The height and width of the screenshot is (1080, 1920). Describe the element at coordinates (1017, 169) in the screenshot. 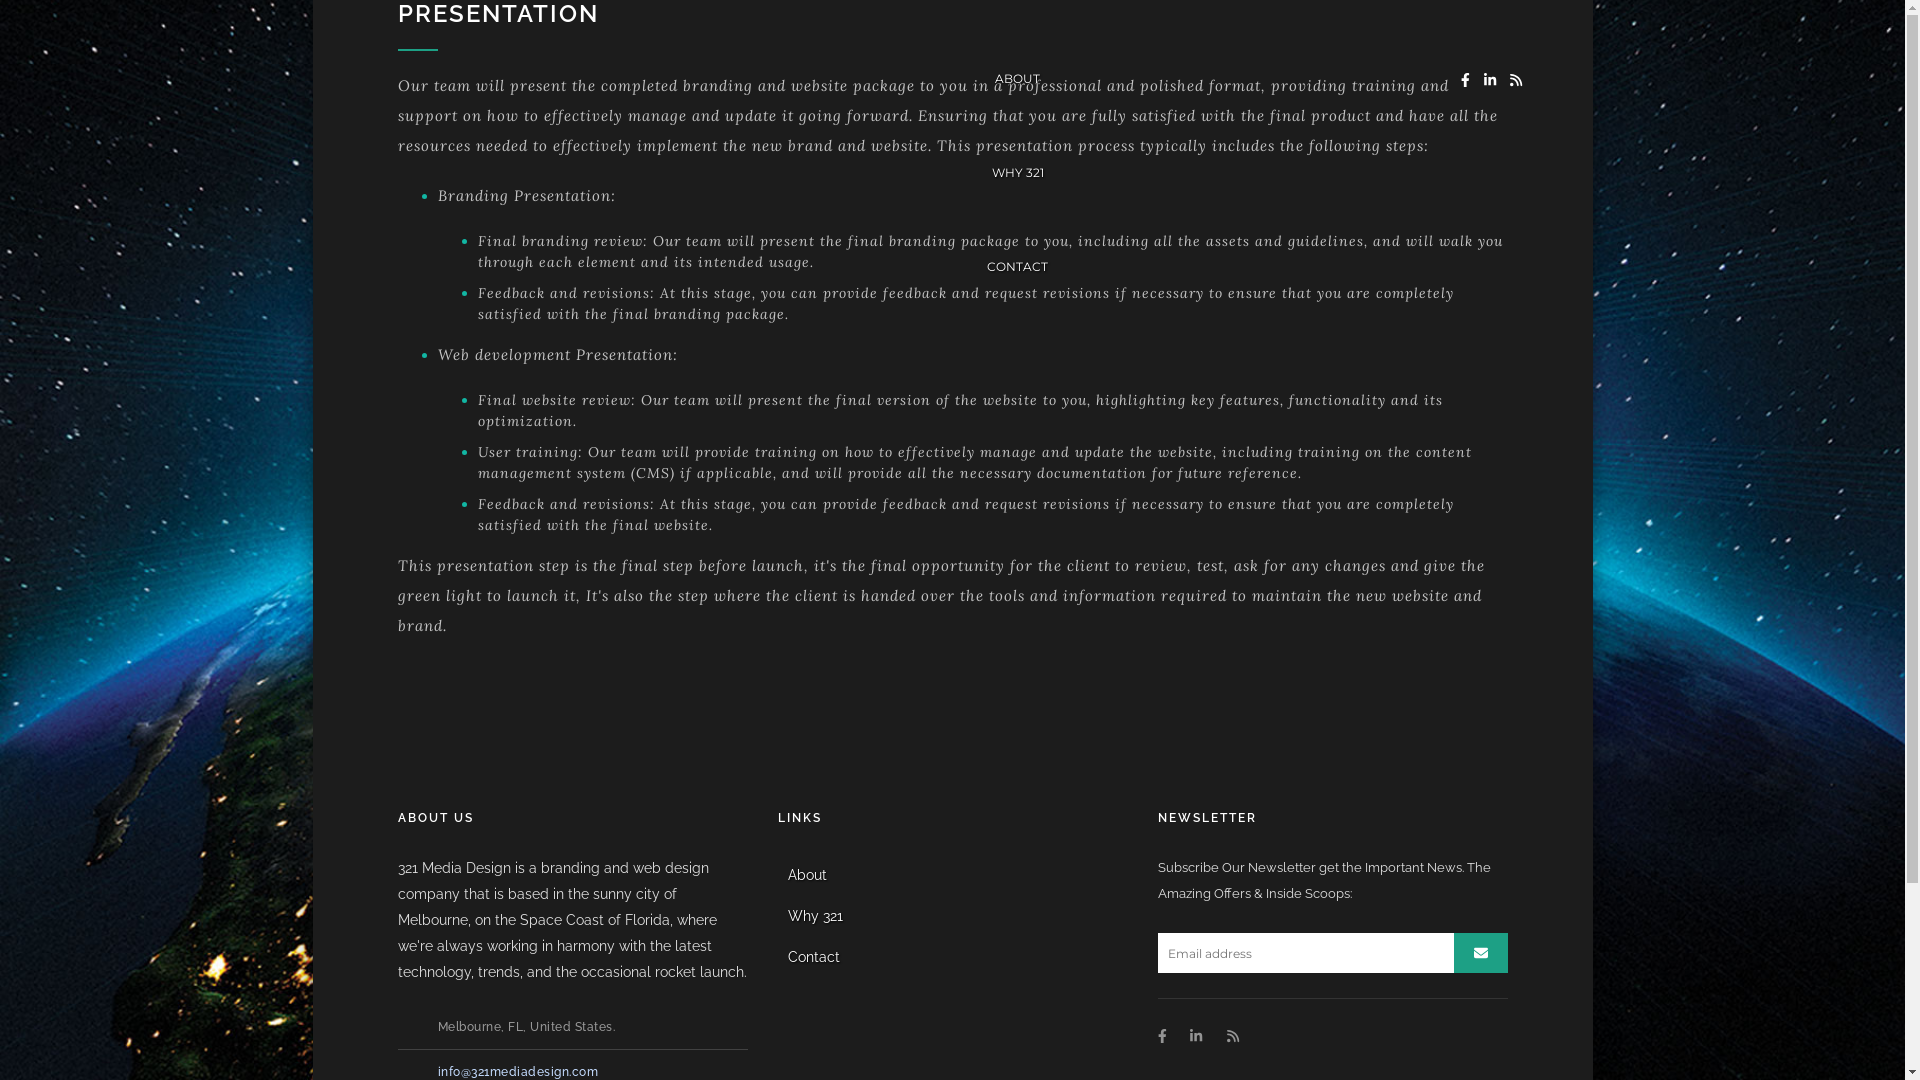

I see `'WHY 321'` at that location.